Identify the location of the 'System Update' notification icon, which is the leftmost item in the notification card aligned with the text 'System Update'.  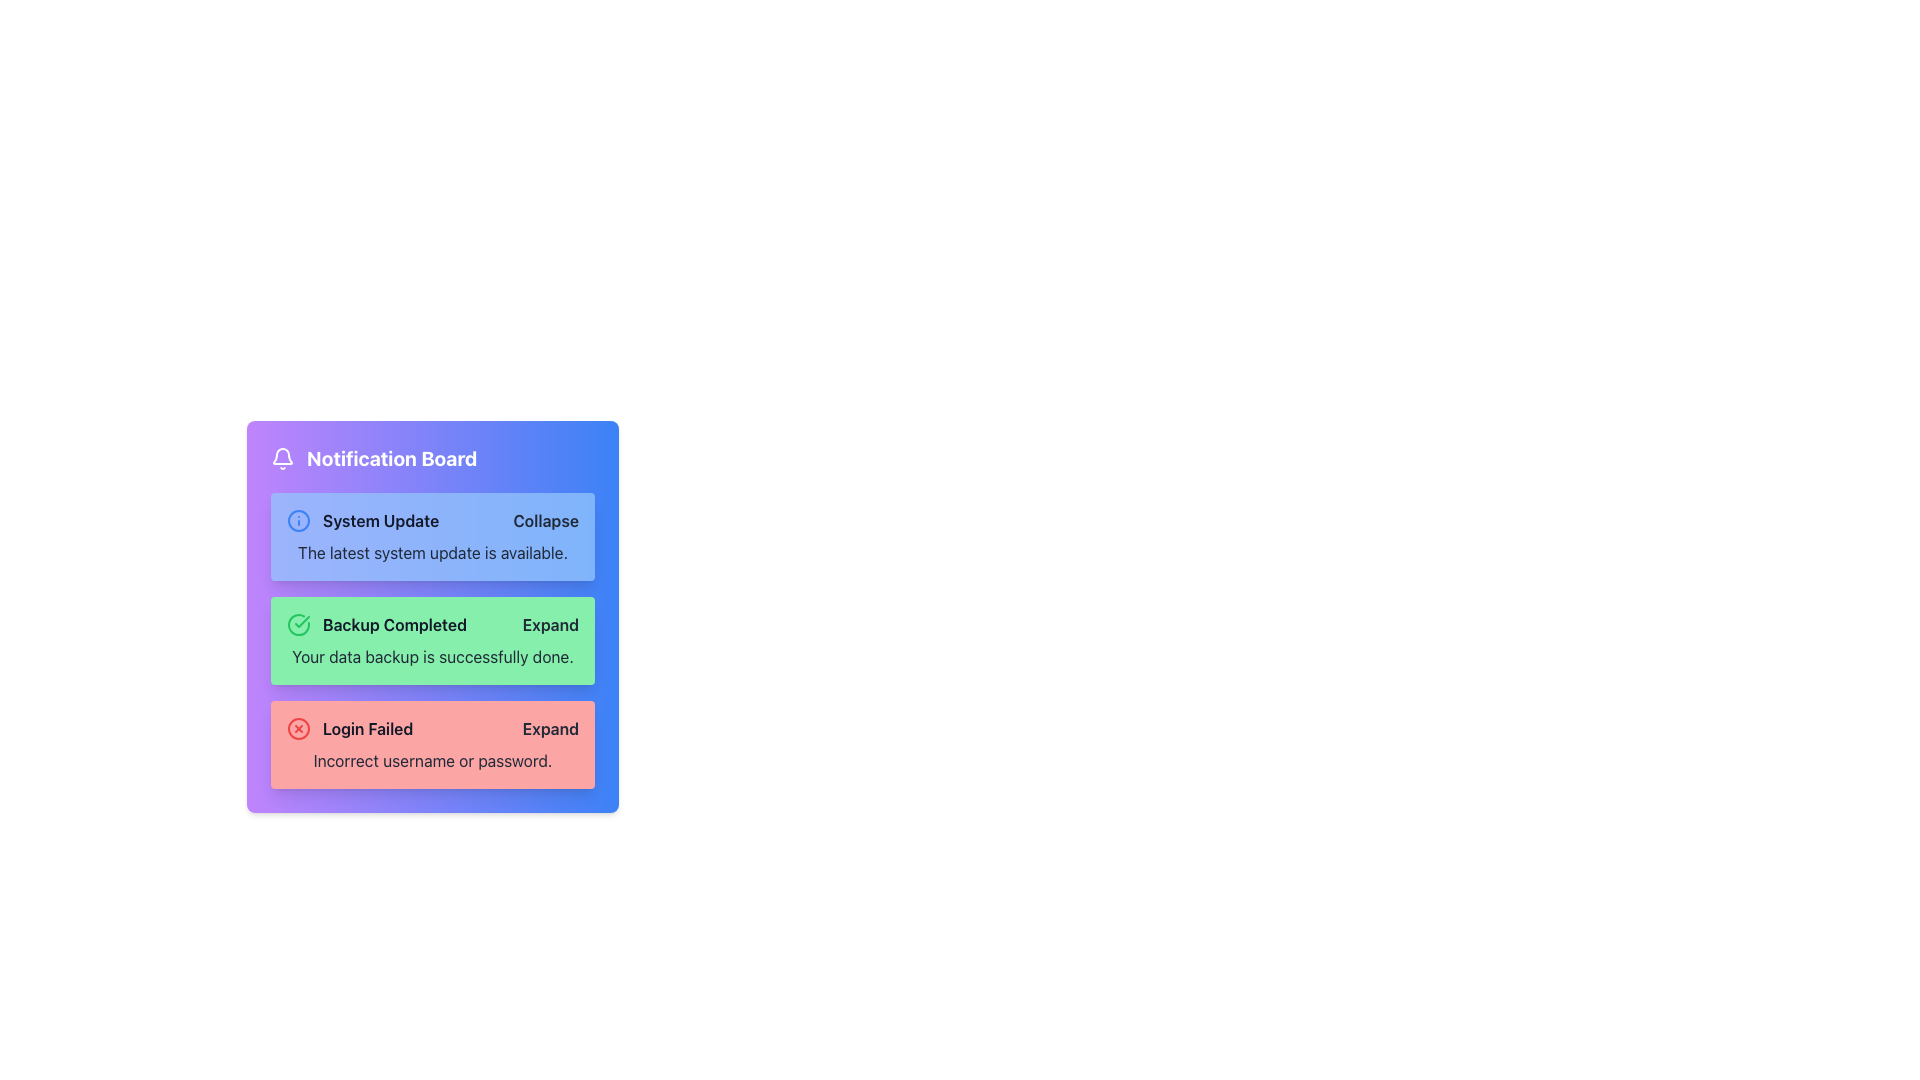
(297, 519).